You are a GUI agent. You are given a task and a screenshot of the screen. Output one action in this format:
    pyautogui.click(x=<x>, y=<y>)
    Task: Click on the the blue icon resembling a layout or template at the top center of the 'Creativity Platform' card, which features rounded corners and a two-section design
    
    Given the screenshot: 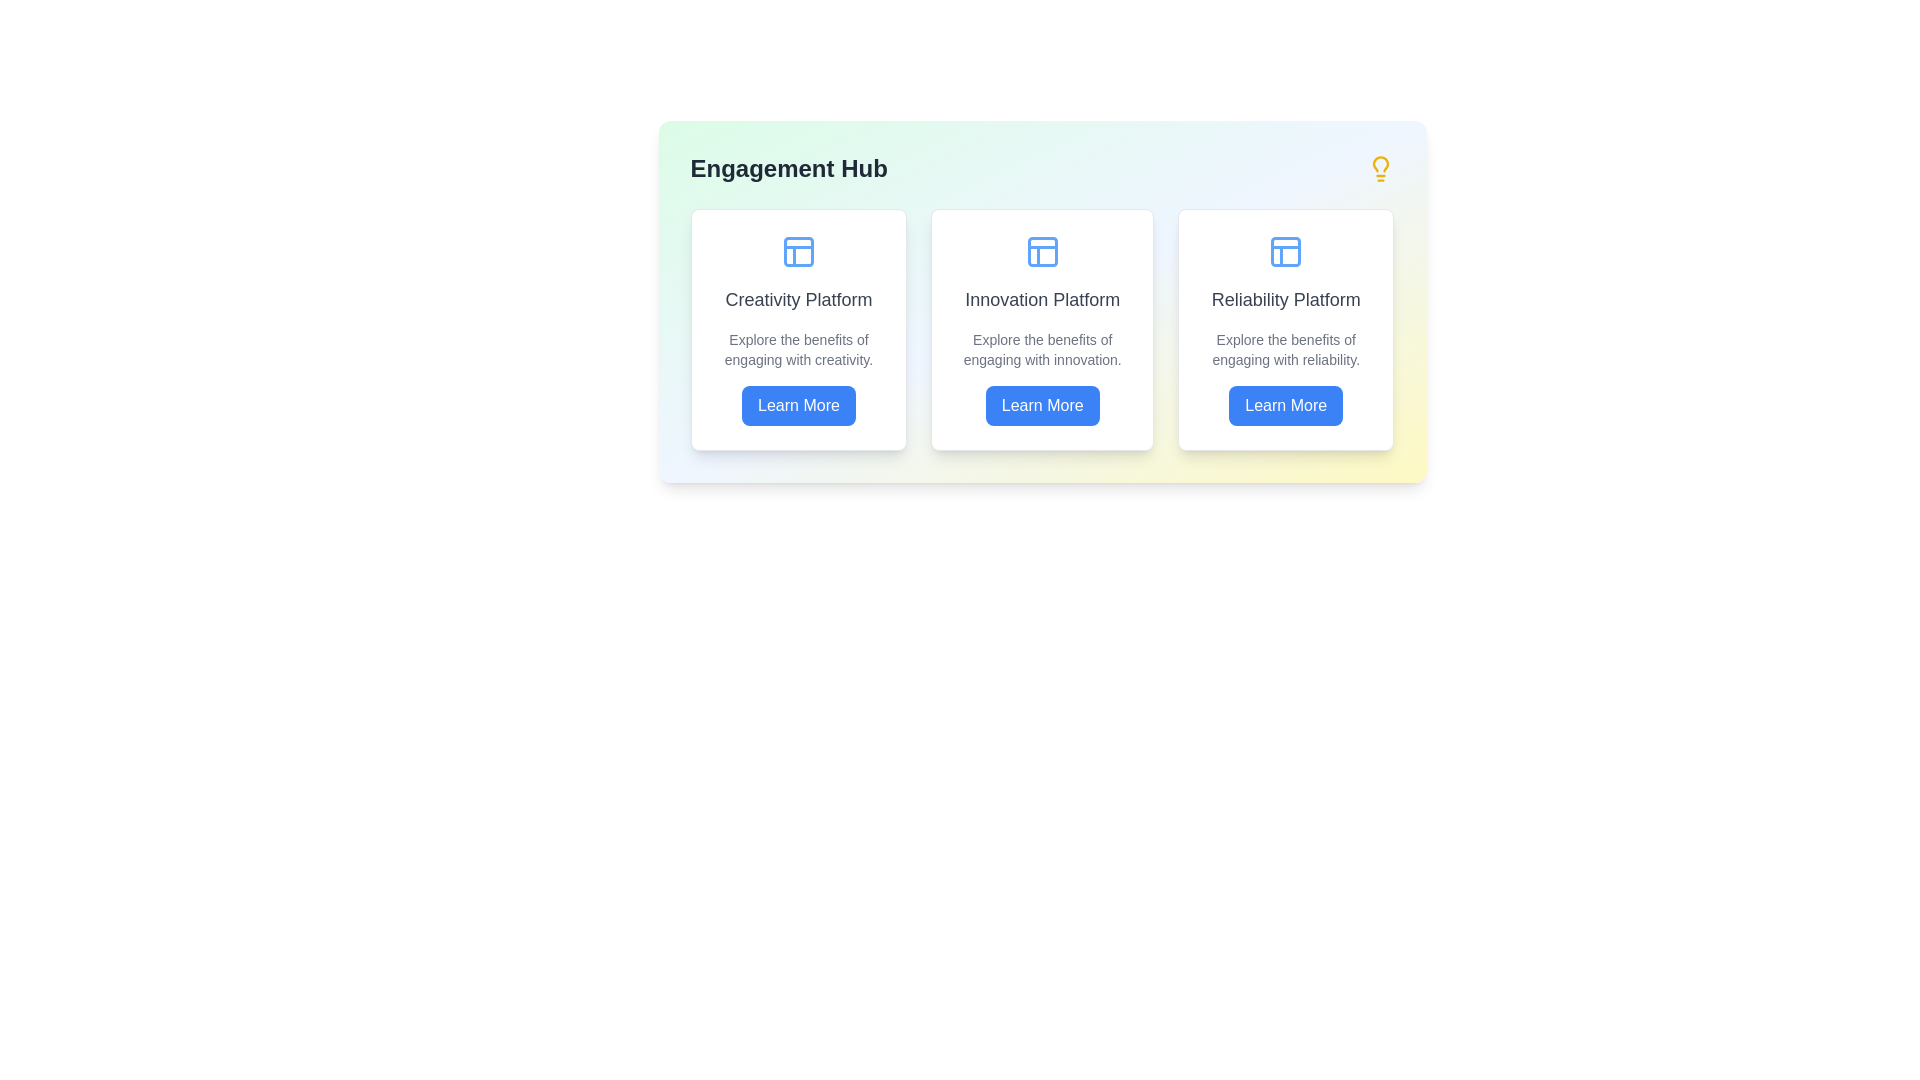 What is the action you would take?
    pyautogui.click(x=797, y=250)
    